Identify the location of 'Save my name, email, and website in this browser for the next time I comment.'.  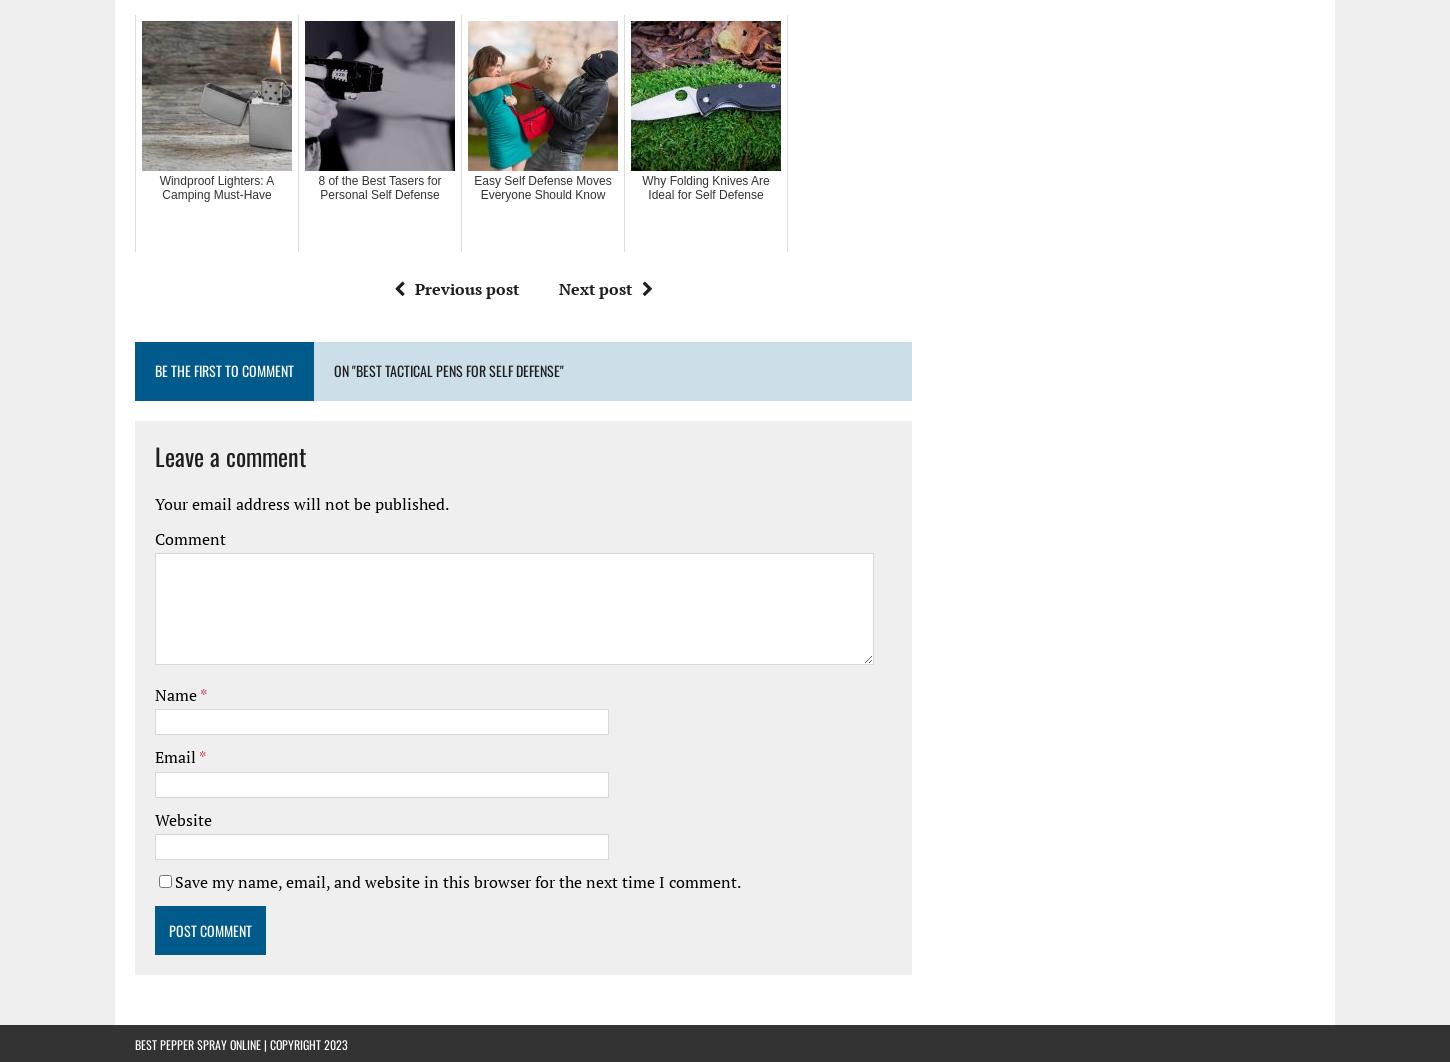
(457, 880).